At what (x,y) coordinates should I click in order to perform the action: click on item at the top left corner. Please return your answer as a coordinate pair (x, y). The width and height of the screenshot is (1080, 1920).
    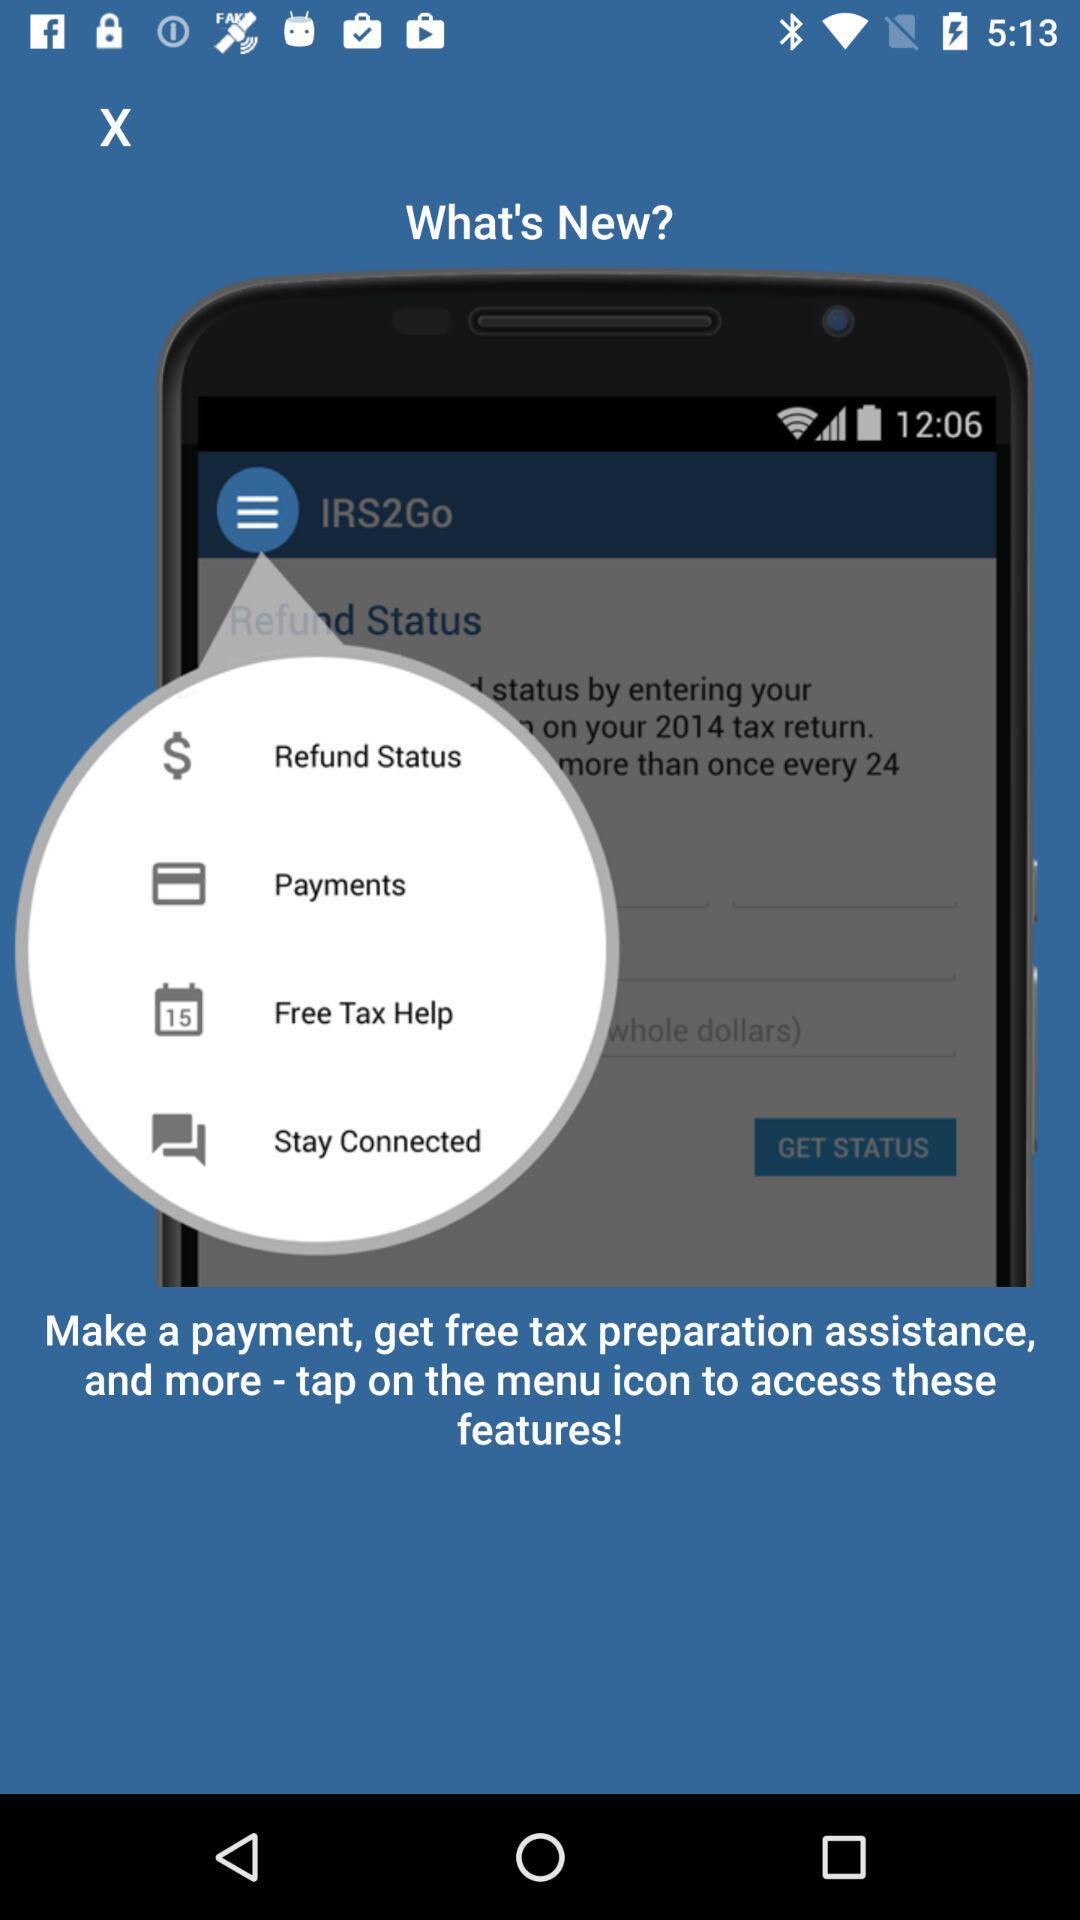
    Looking at the image, I should click on (115, 124).